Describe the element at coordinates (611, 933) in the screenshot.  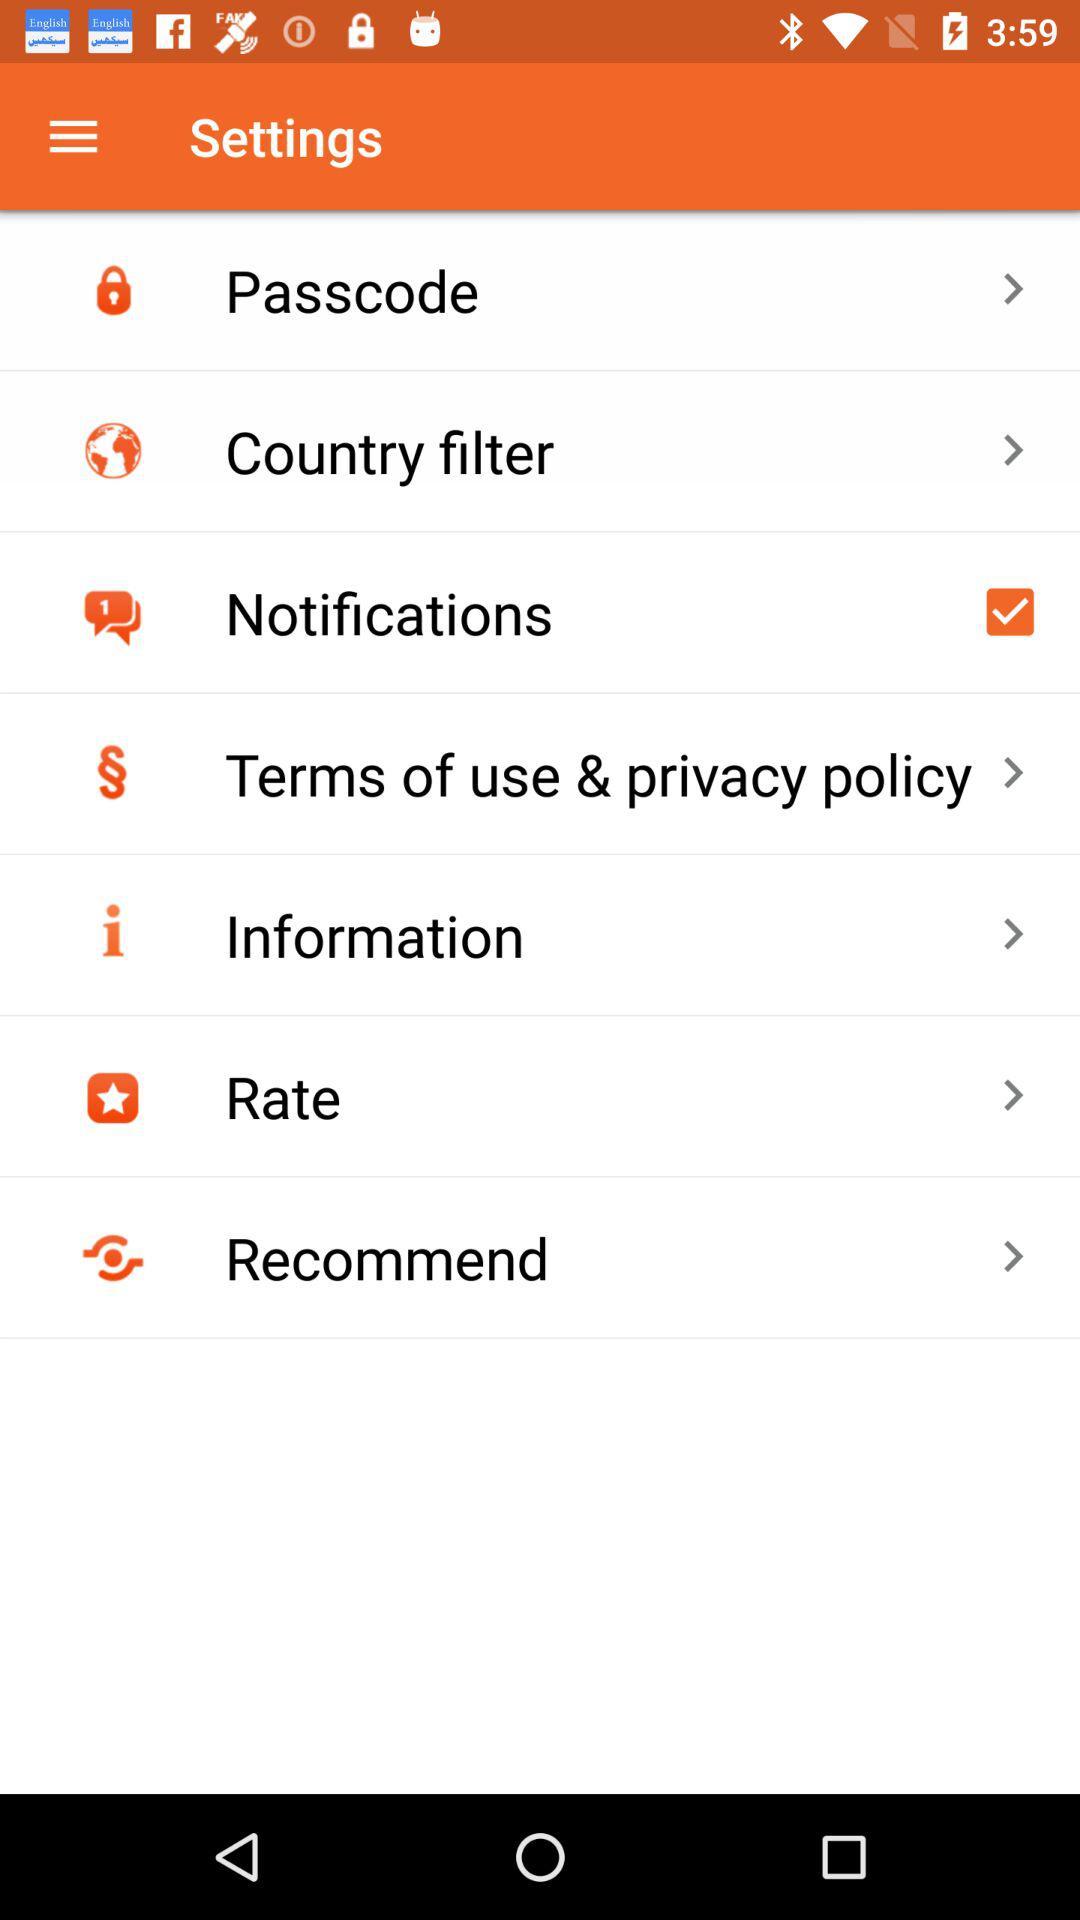
I see `information icon` at that location.